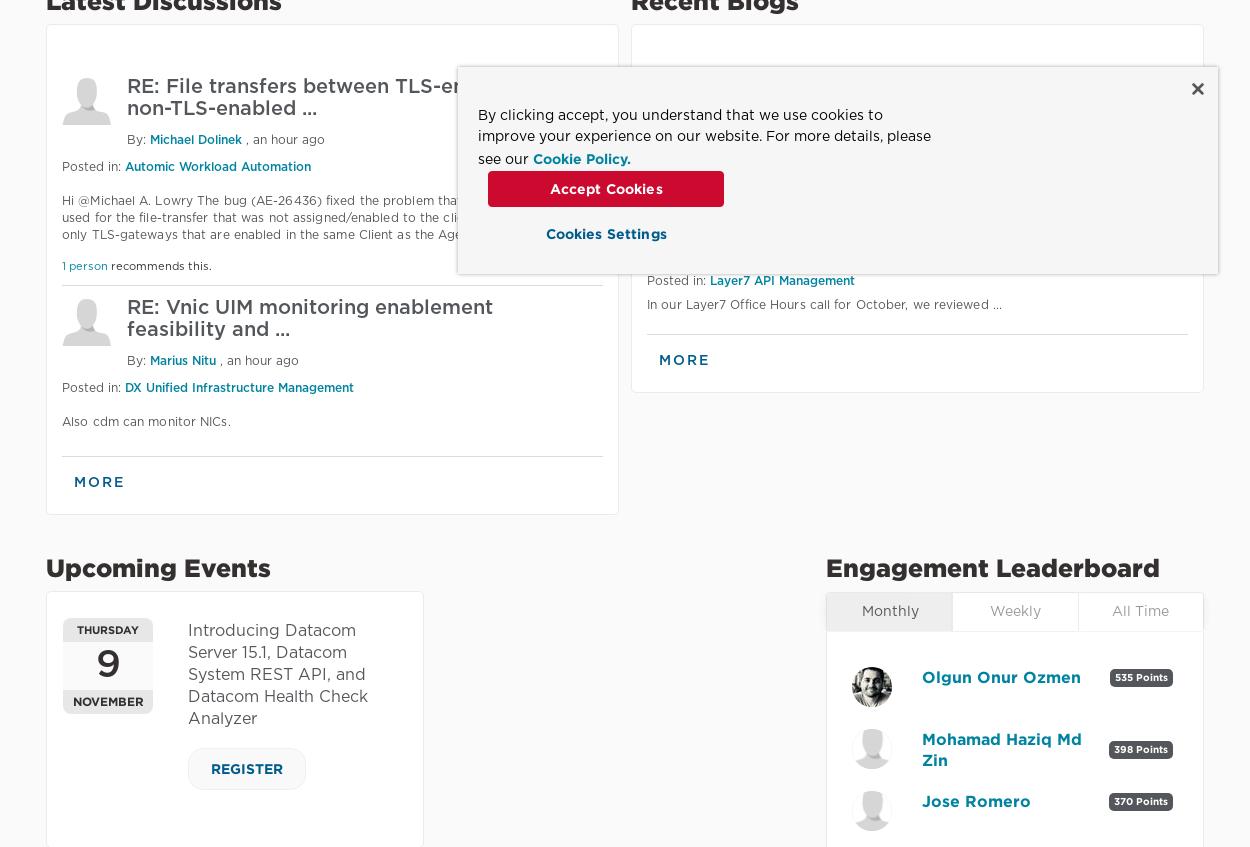 Image resolution: width=1250 pixels, height=847 pixels. What do you see at coordinates (764, 250) in the screenshot?
I see `'Bill Oakes'` at bounding box center [764, 250].